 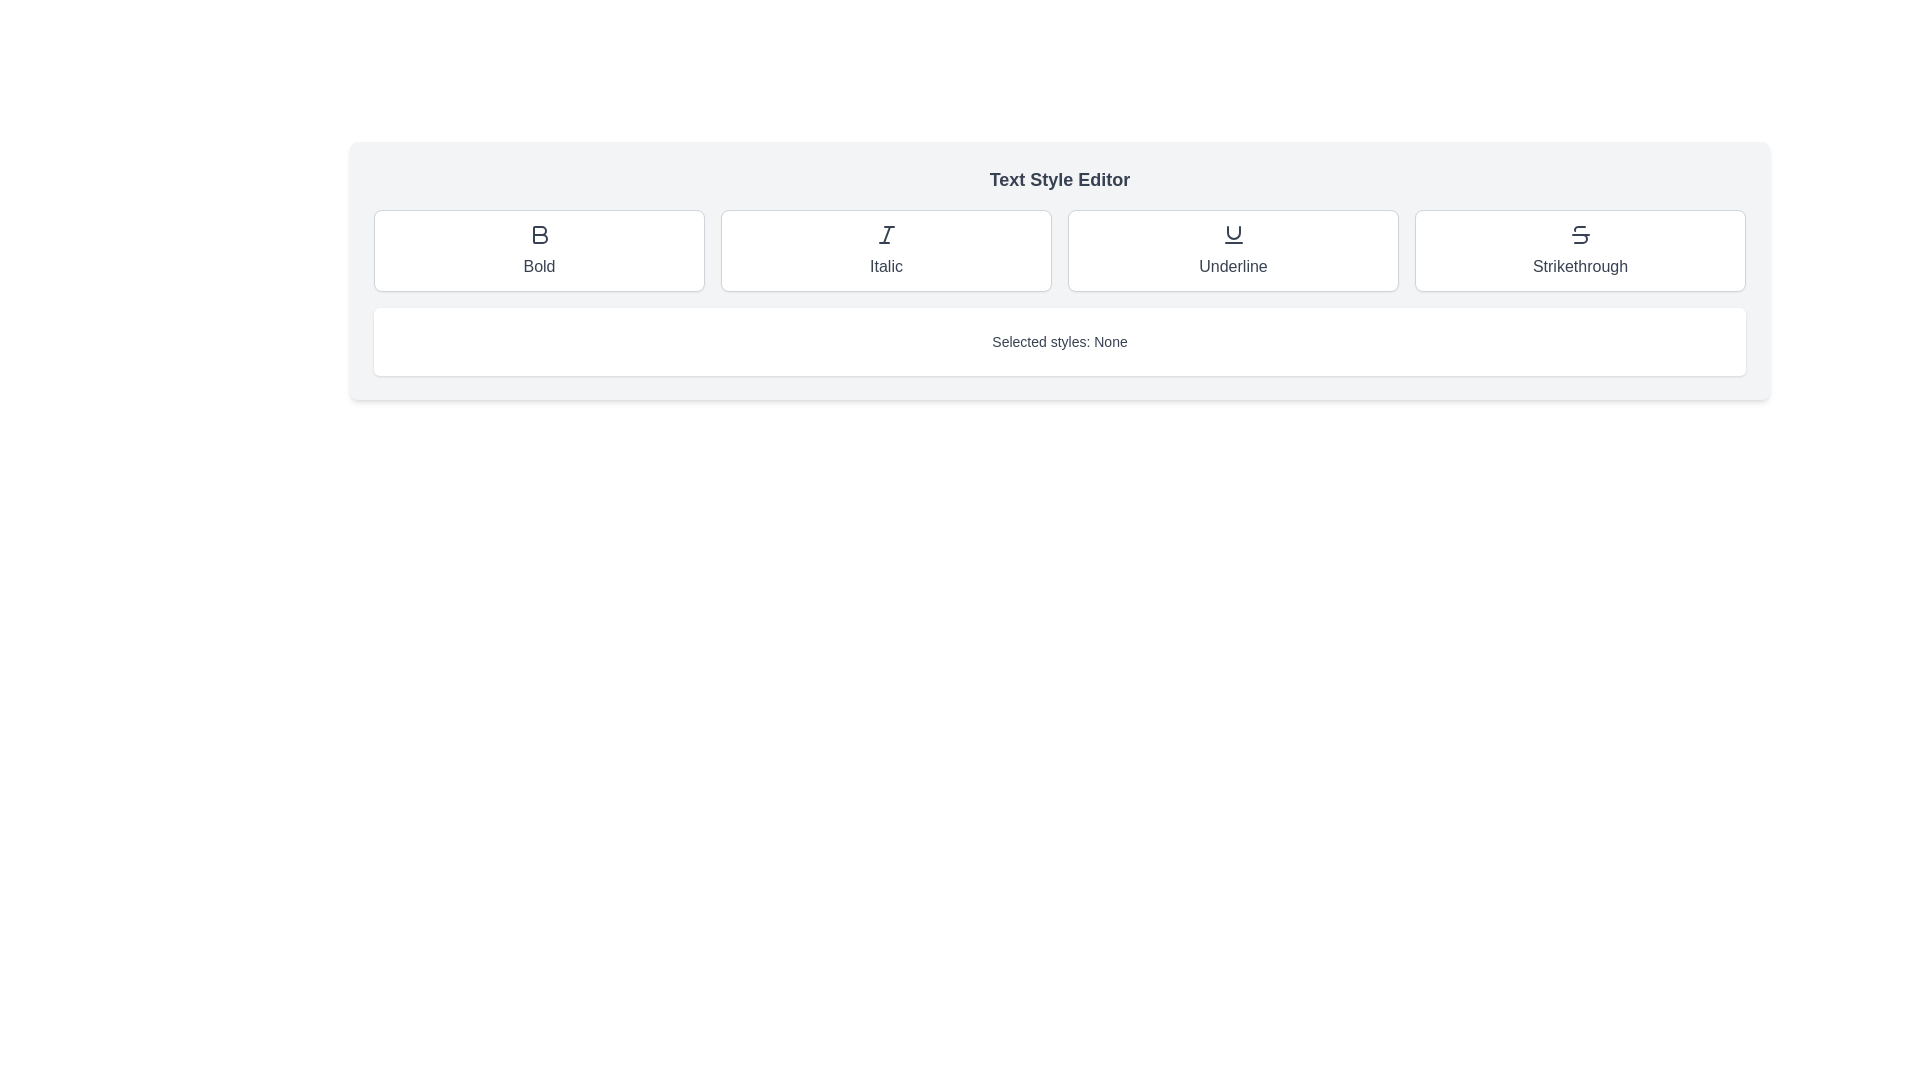 What do you see at coordinates (1579, 265) in the screenshot?
I see `text content of the 'Strikethrough' label located at the bottom of the button, positioned to the right of the 'Underline' button` at bounding box center [1579, 265].